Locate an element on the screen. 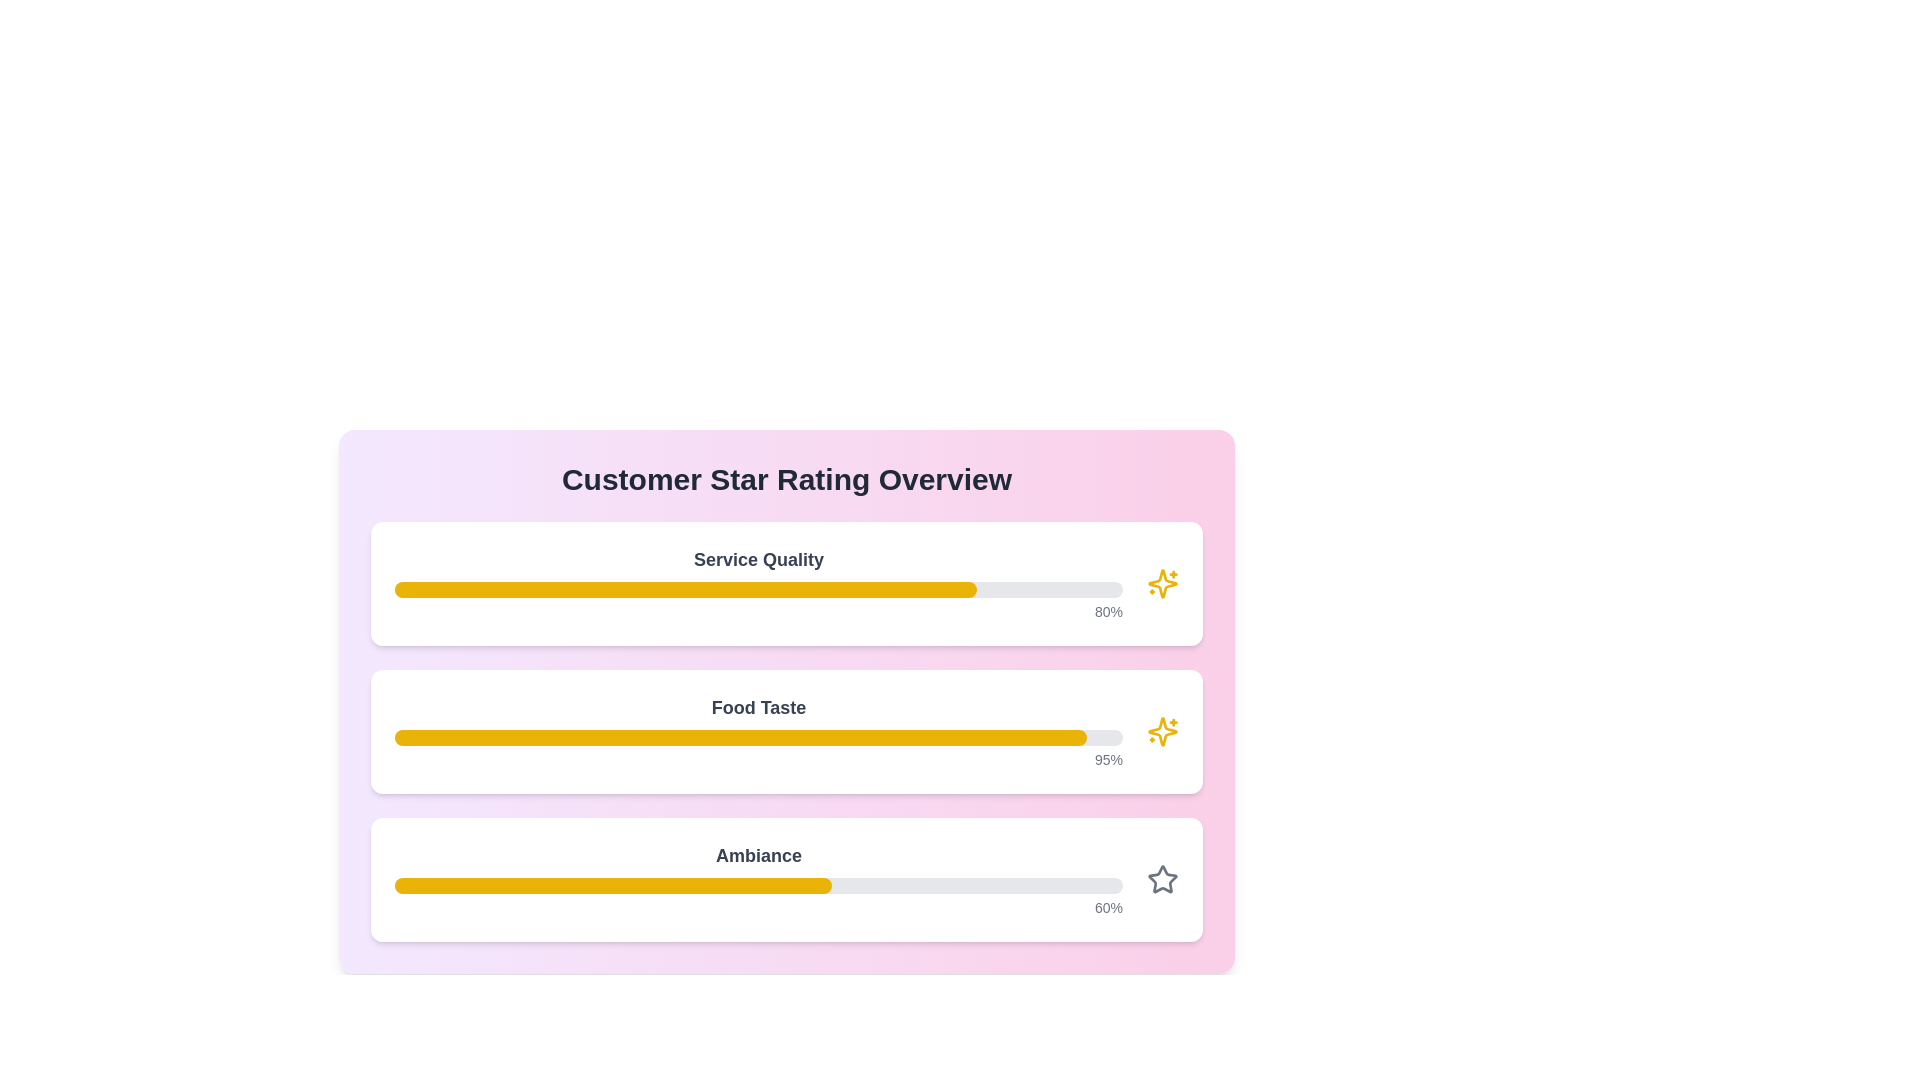 The width and height of the screenshot is (1920, 1080). the 'Ambiance' progress bar which shows 60% completion and is located on the third row of the progress bar section is located at coordinates (757, 878).